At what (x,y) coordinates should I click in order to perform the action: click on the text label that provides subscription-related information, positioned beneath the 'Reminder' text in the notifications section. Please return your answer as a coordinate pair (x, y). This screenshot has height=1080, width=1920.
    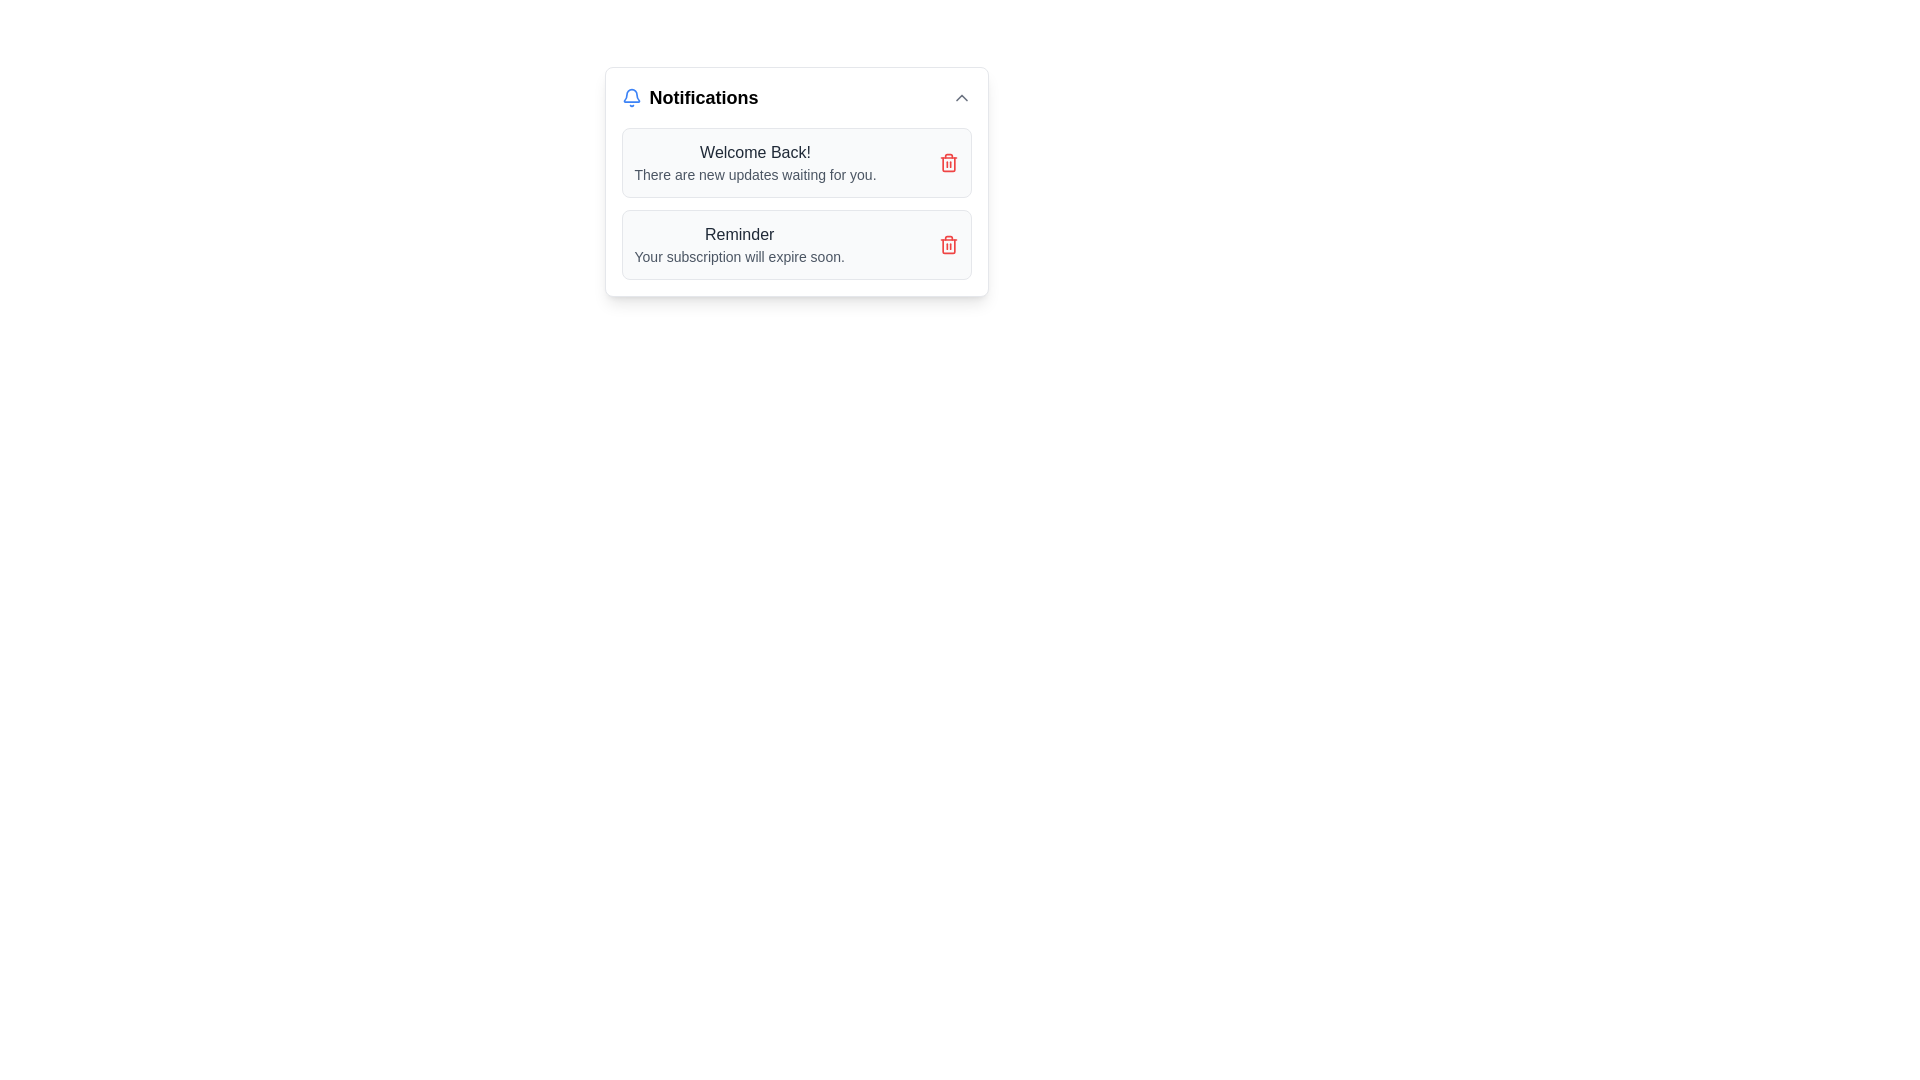
    Looking at the image, I should click on (738, 256).